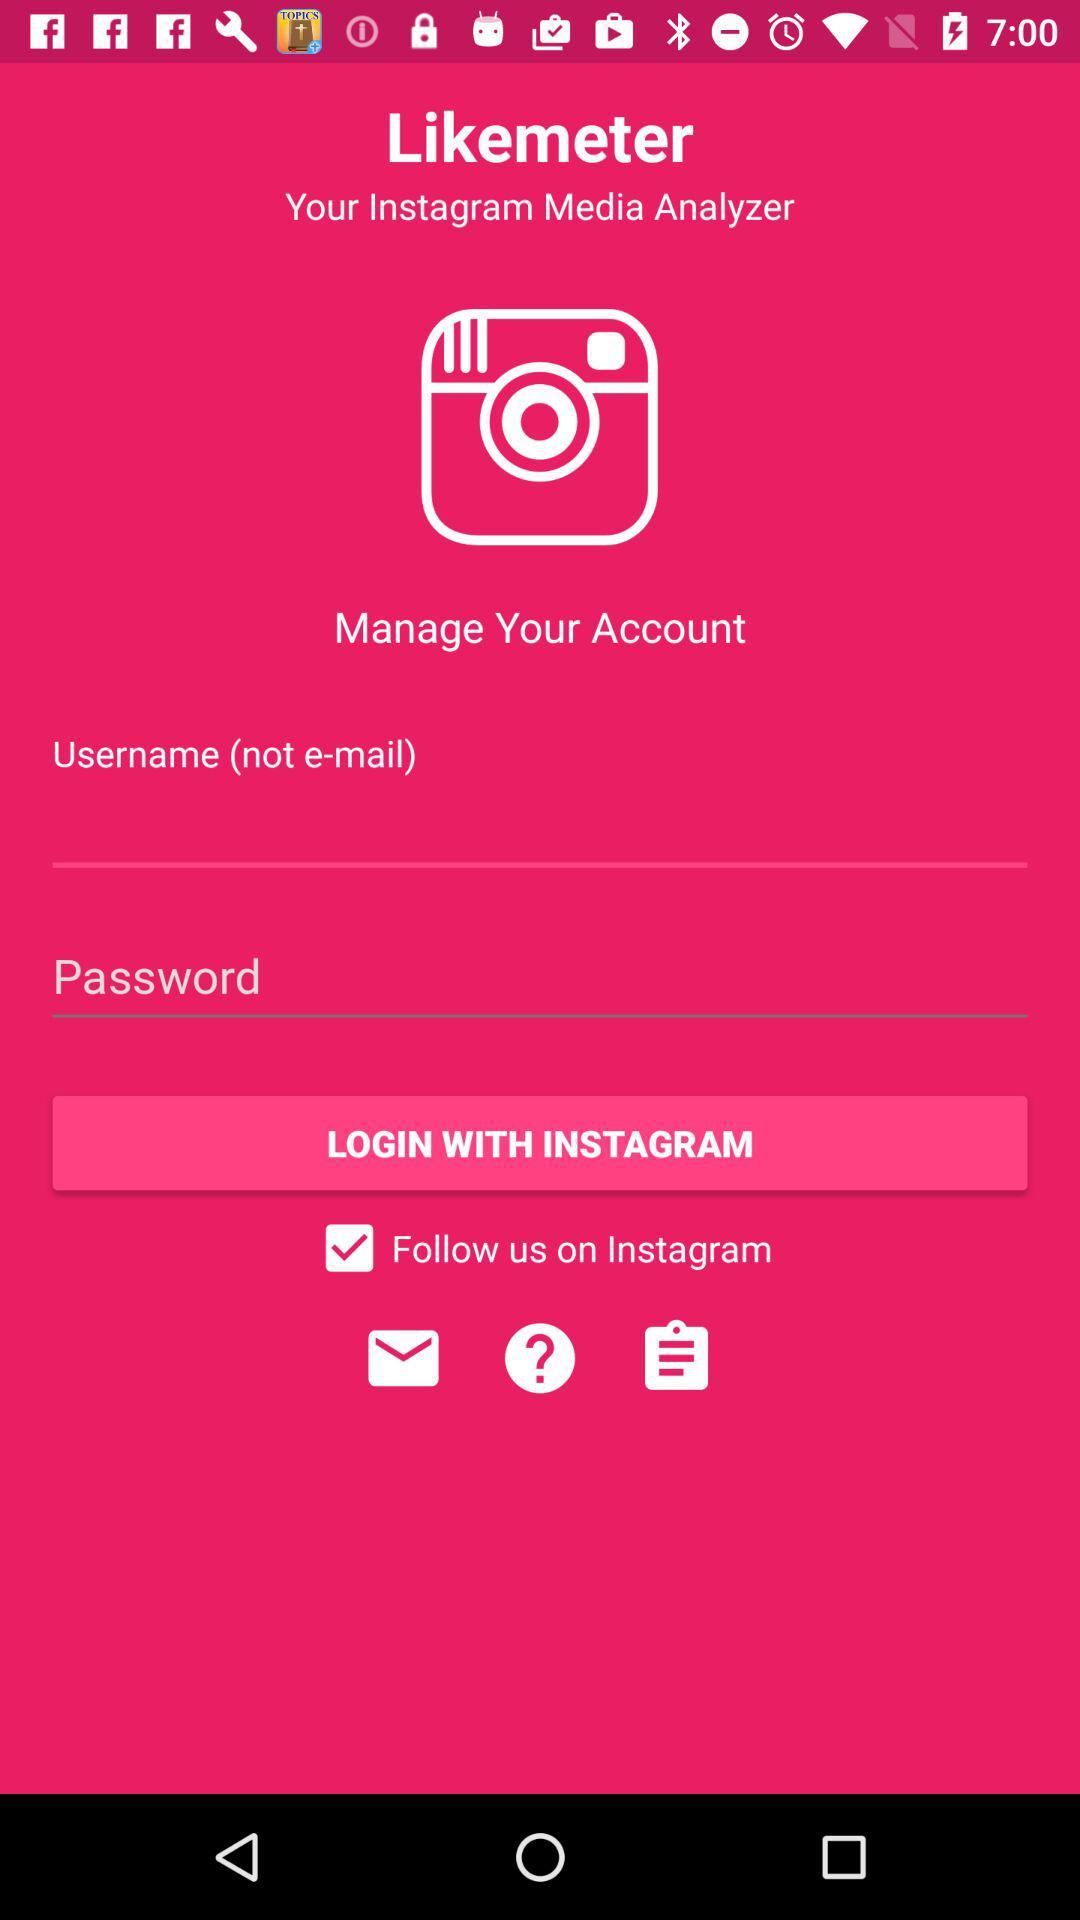  I want to click on the help icon, so click(540, 1358).